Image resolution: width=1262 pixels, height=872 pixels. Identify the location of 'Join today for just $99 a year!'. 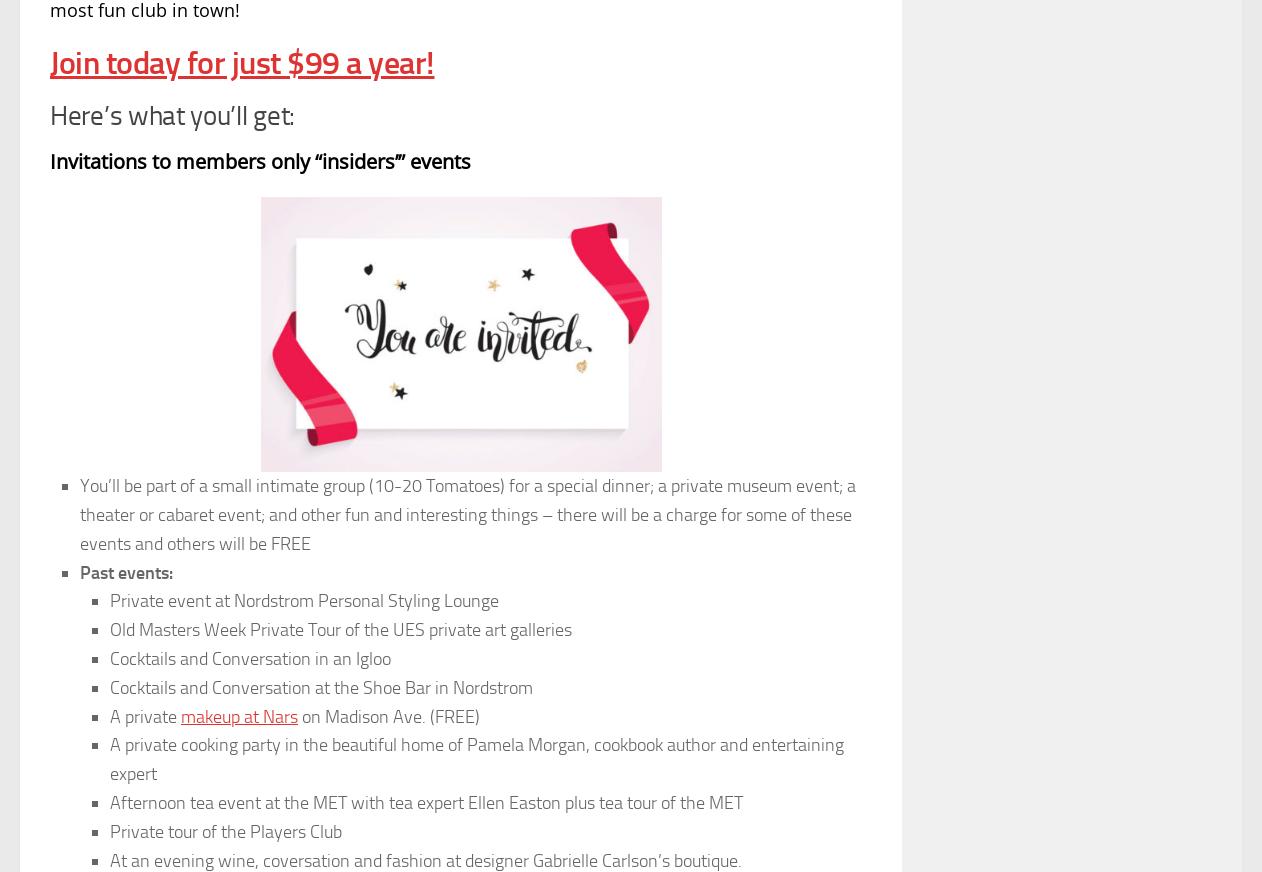
(241, 61).